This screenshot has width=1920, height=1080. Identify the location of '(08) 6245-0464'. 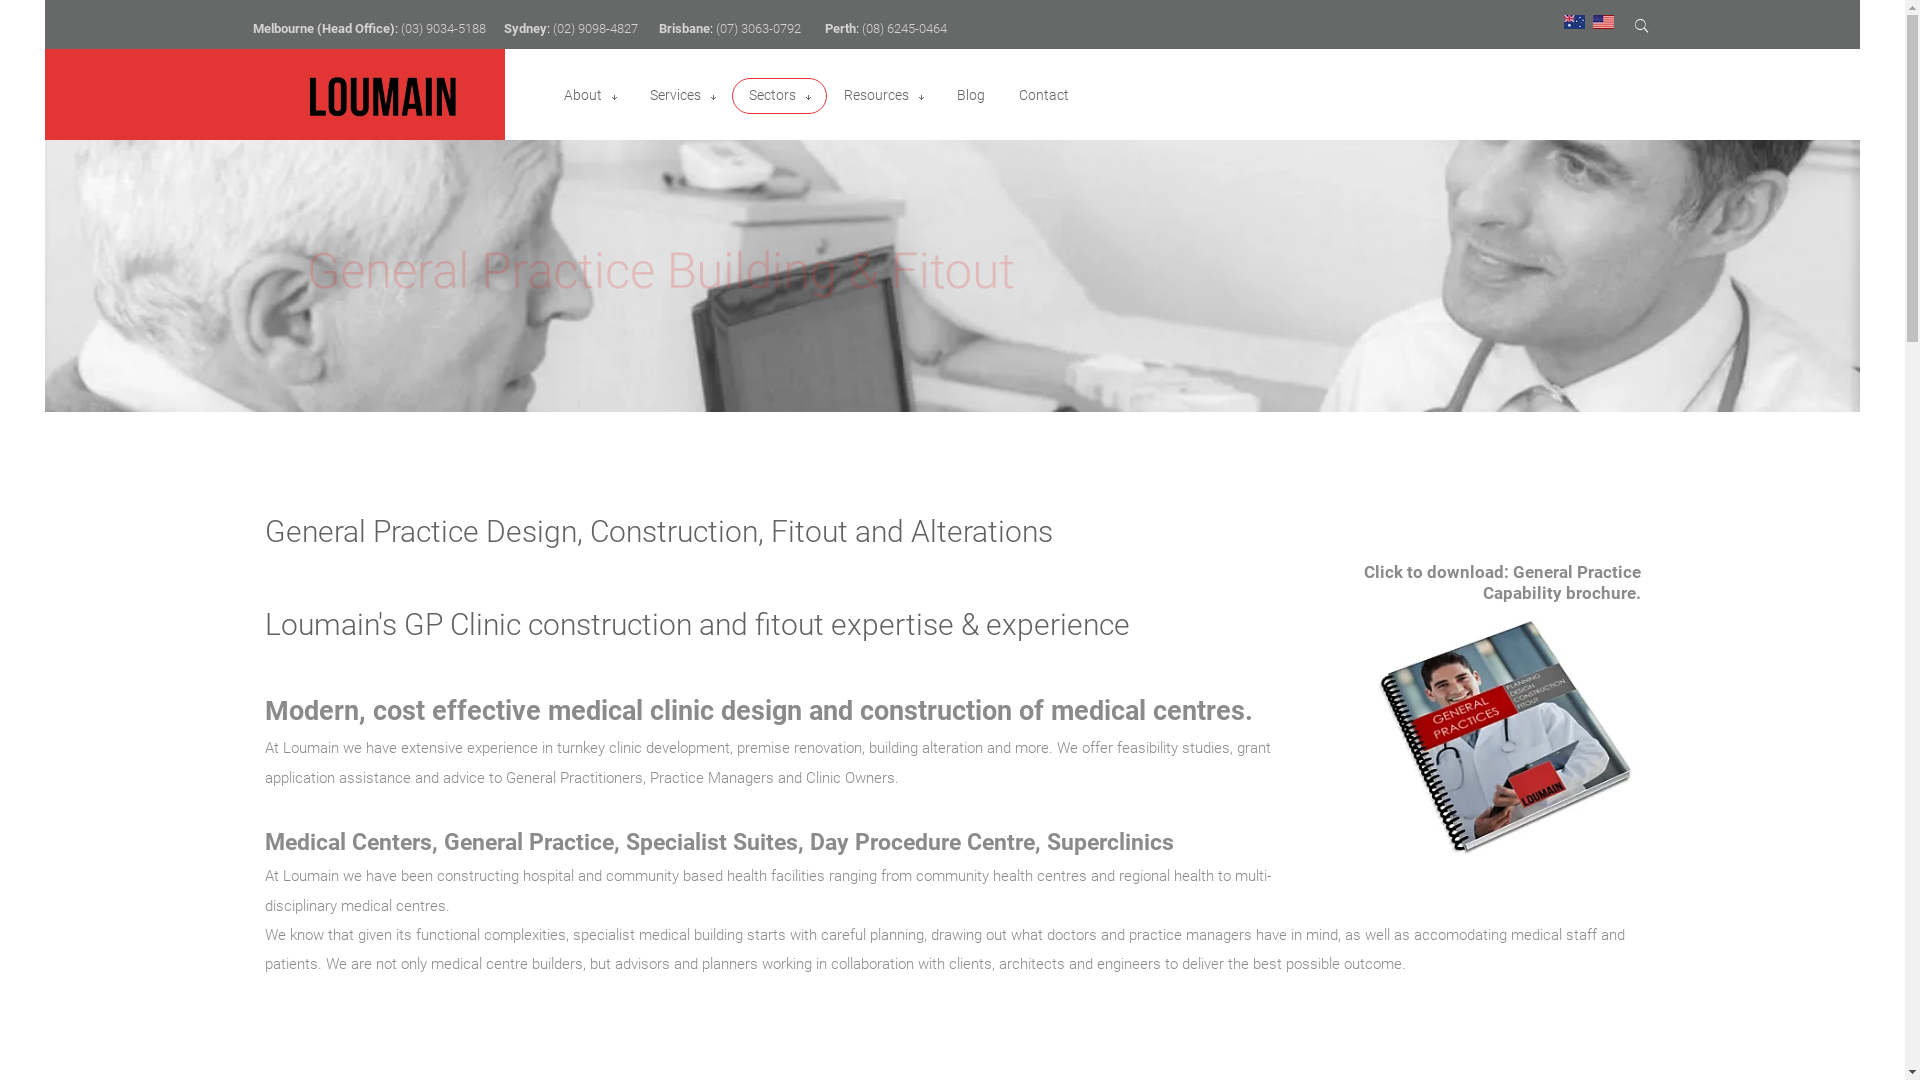
(903, 28).